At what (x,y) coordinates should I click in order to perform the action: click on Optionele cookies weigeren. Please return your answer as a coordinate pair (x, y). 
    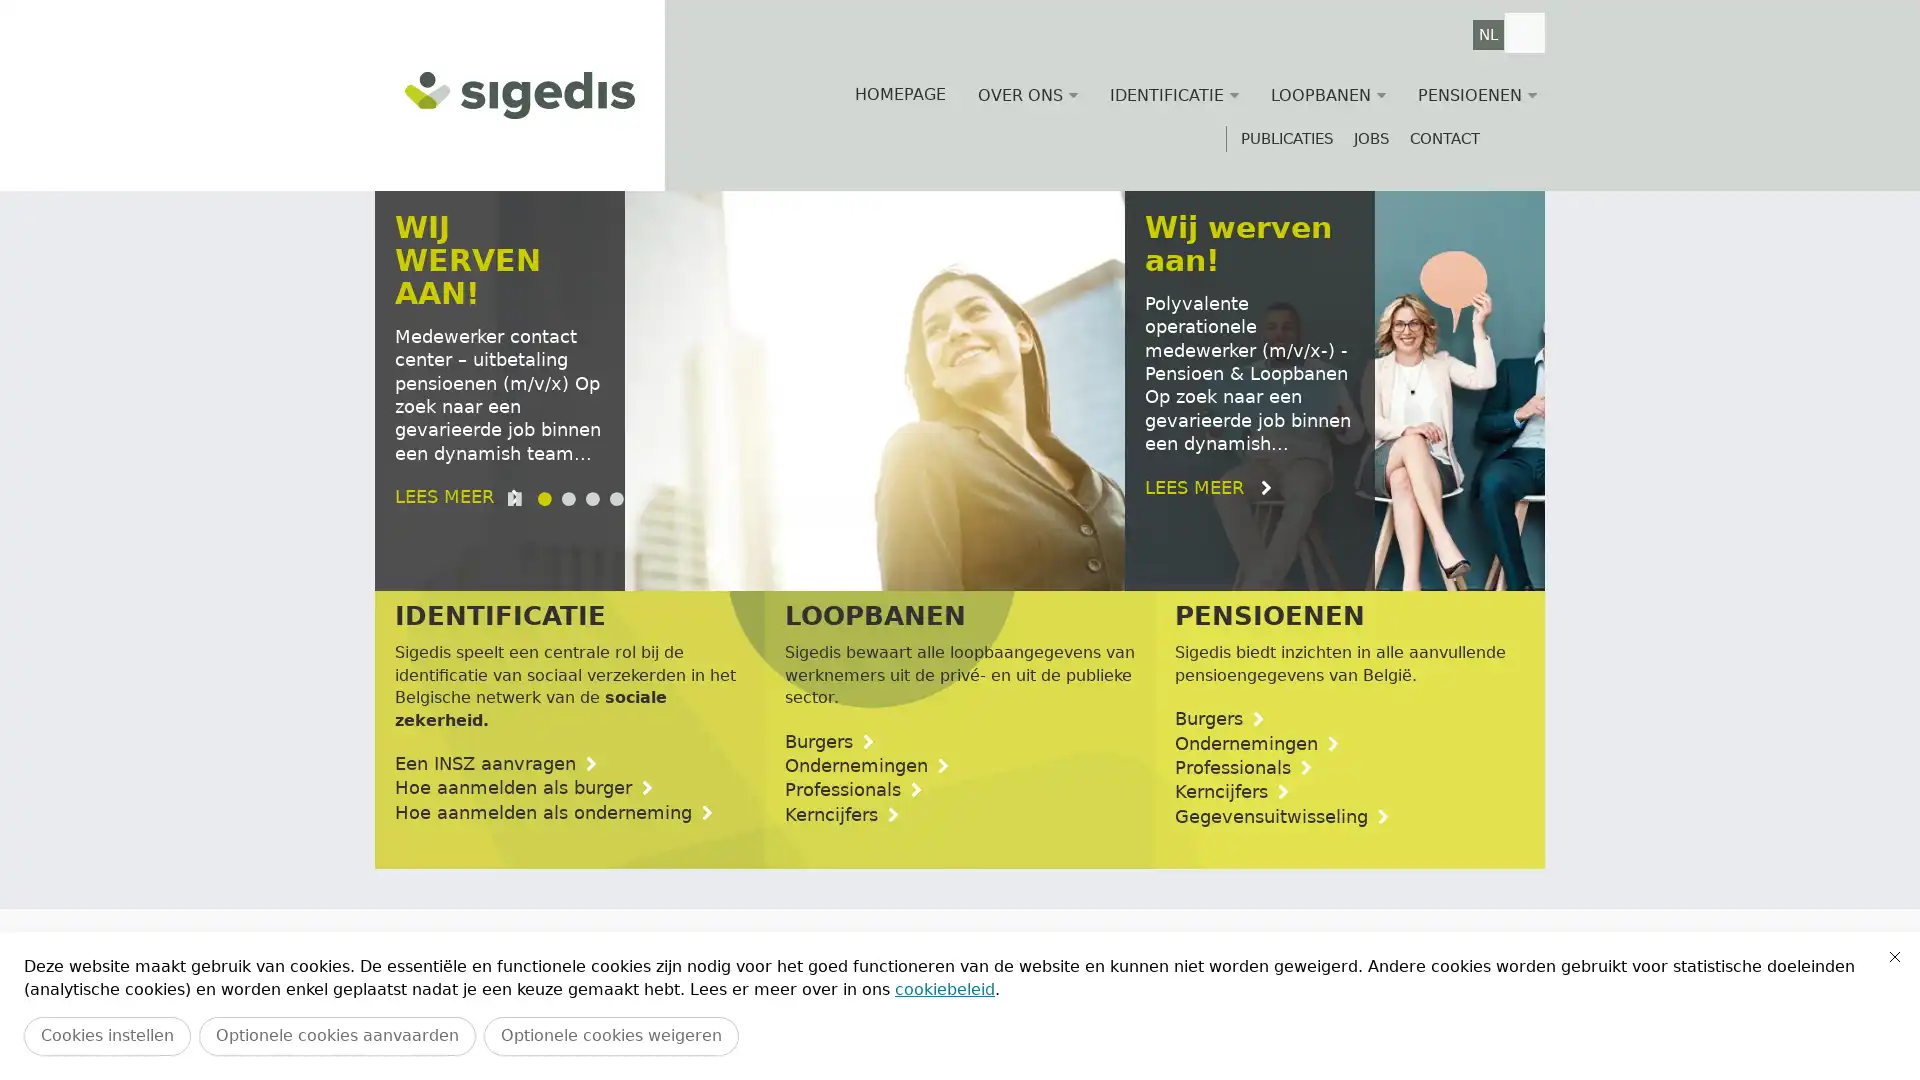
    Looking at the image, I should click on (610, 1035).